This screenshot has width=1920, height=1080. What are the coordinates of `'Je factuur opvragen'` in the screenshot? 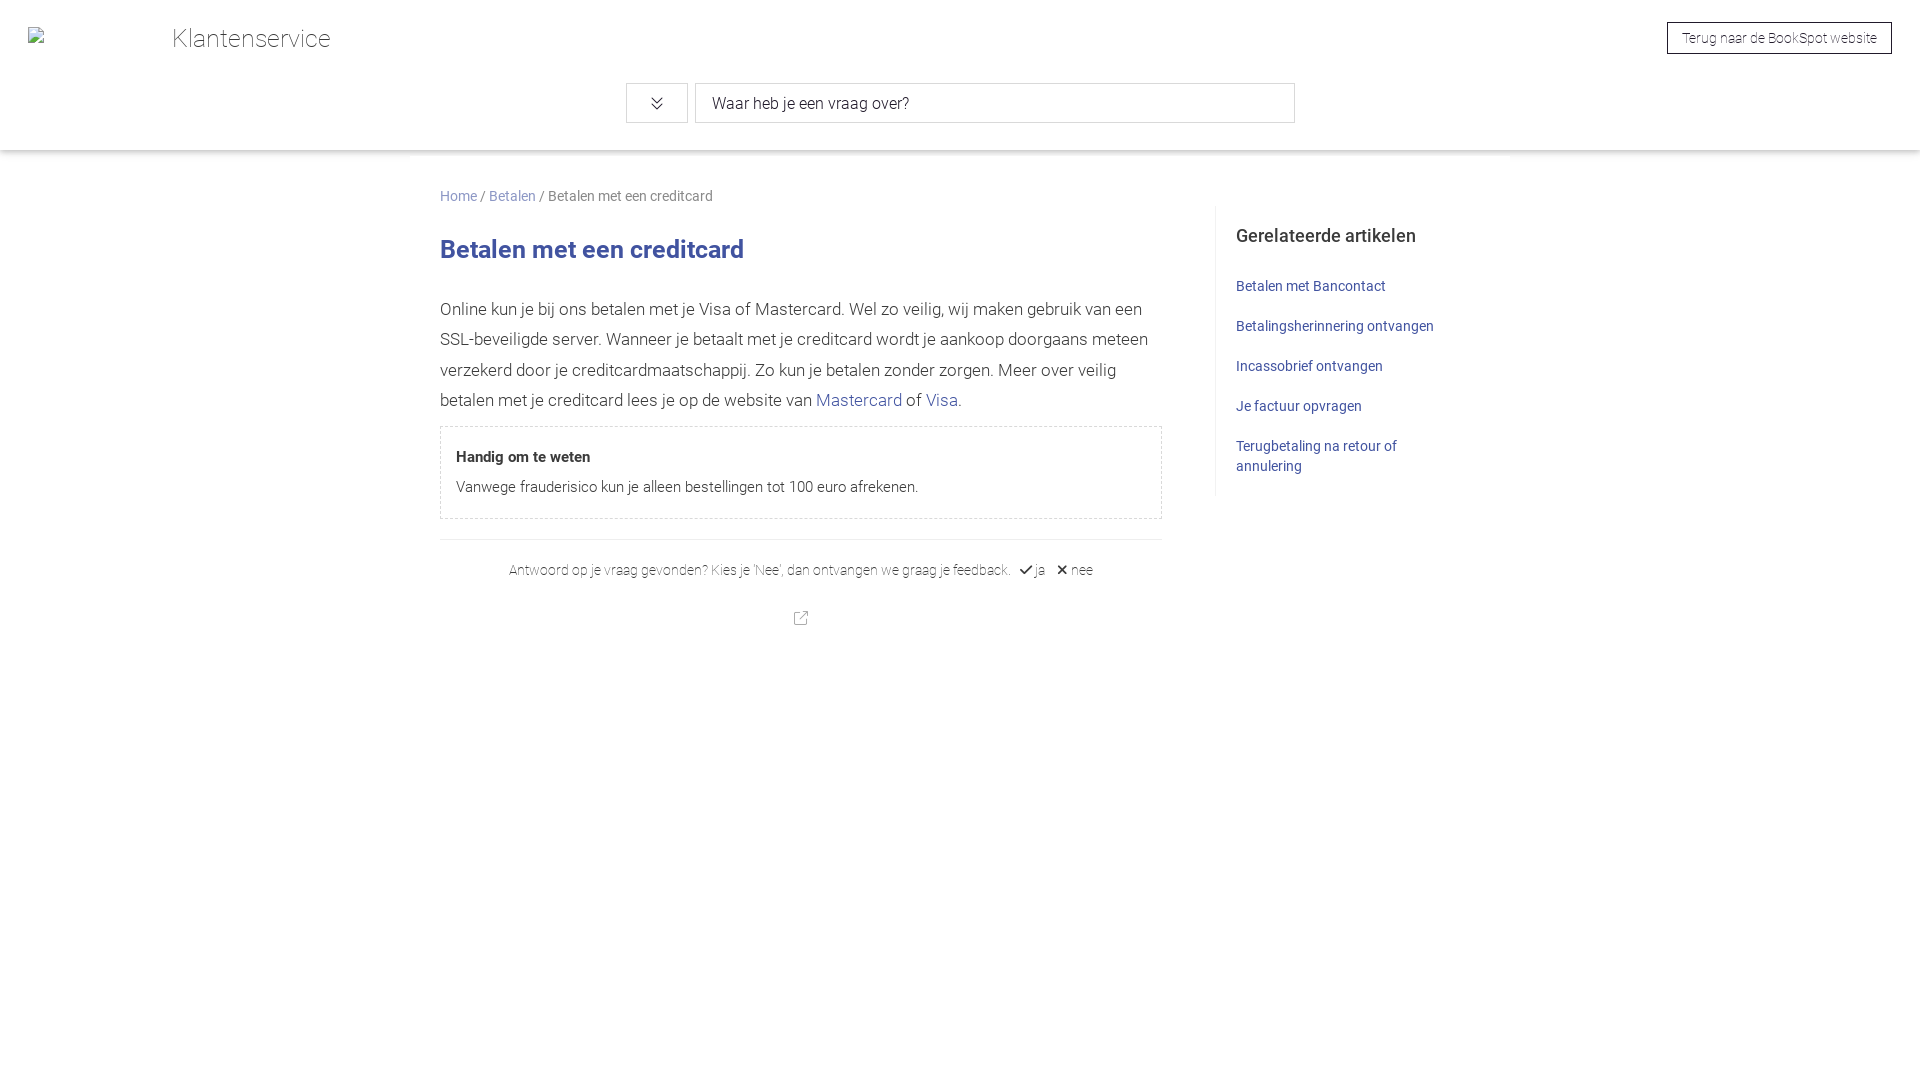 It's located at (1299, 405).